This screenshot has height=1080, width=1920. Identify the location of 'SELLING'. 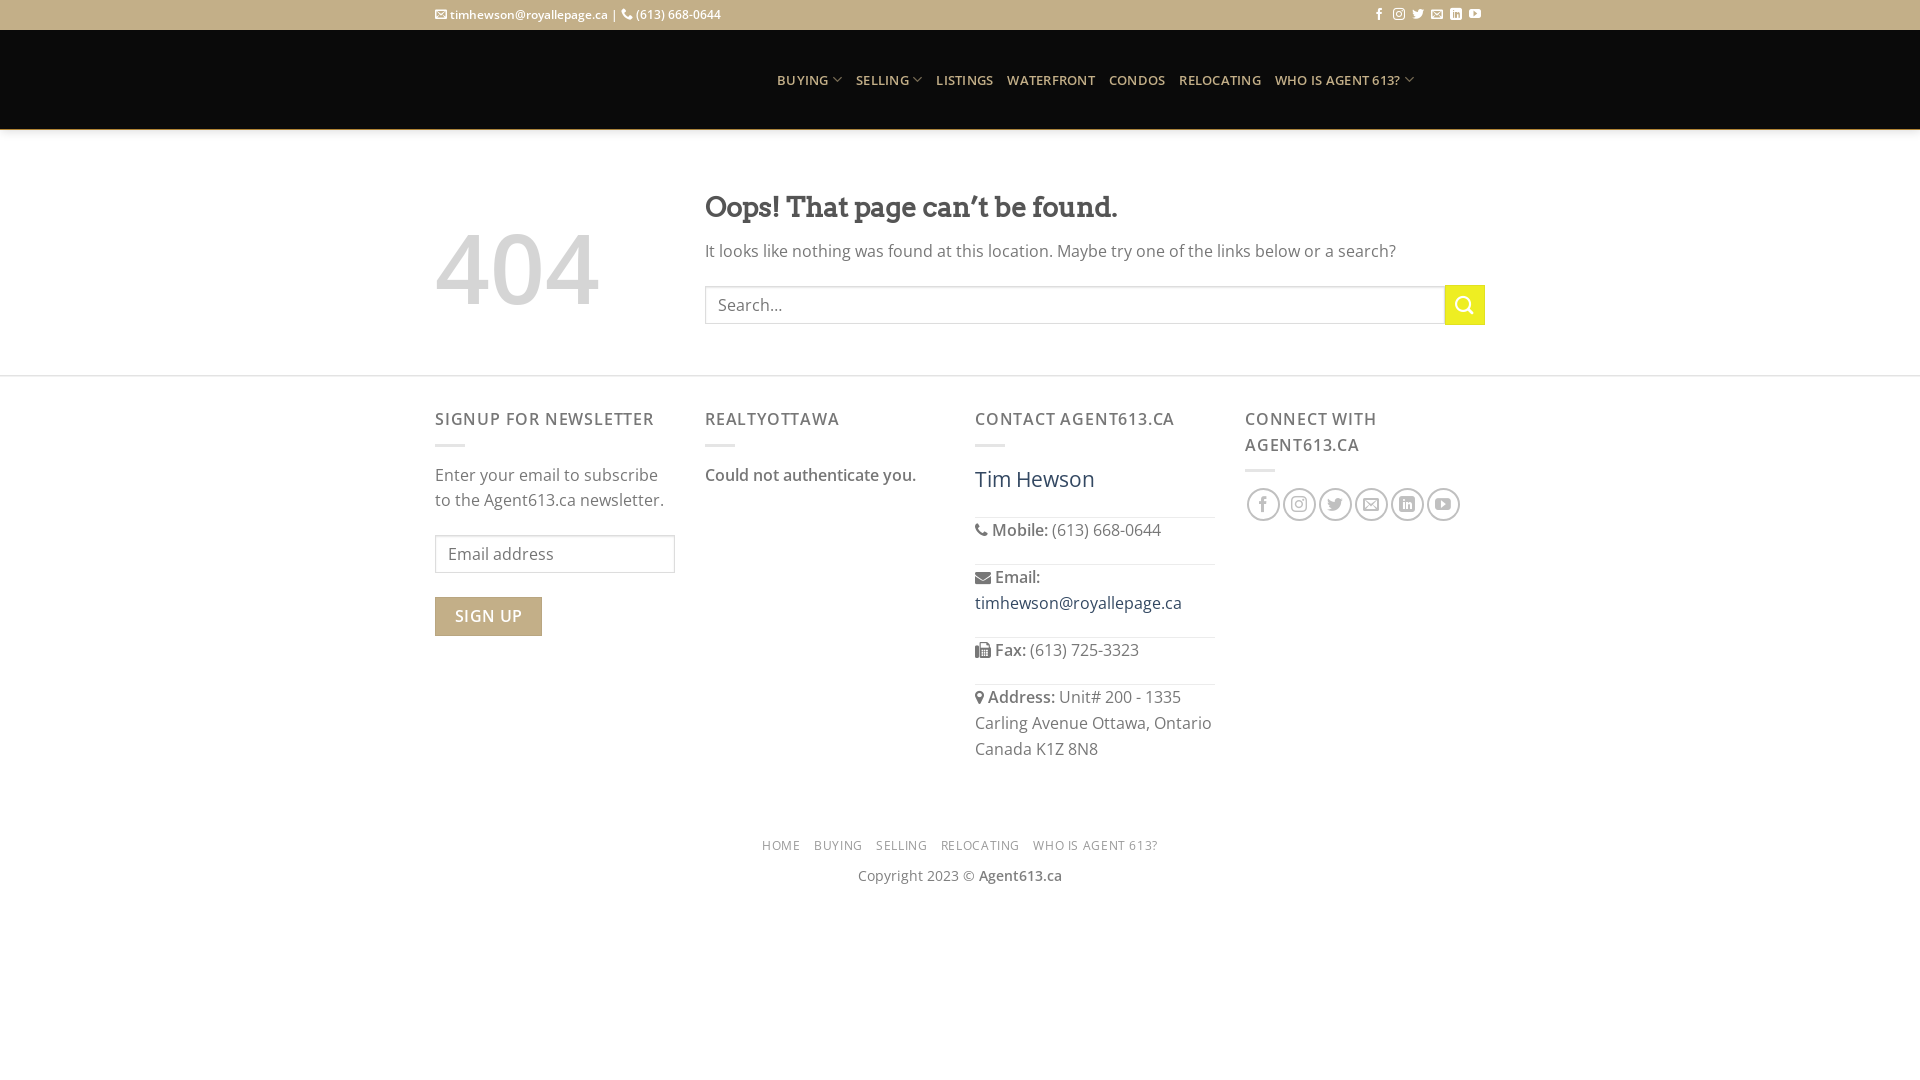
(887, 78).